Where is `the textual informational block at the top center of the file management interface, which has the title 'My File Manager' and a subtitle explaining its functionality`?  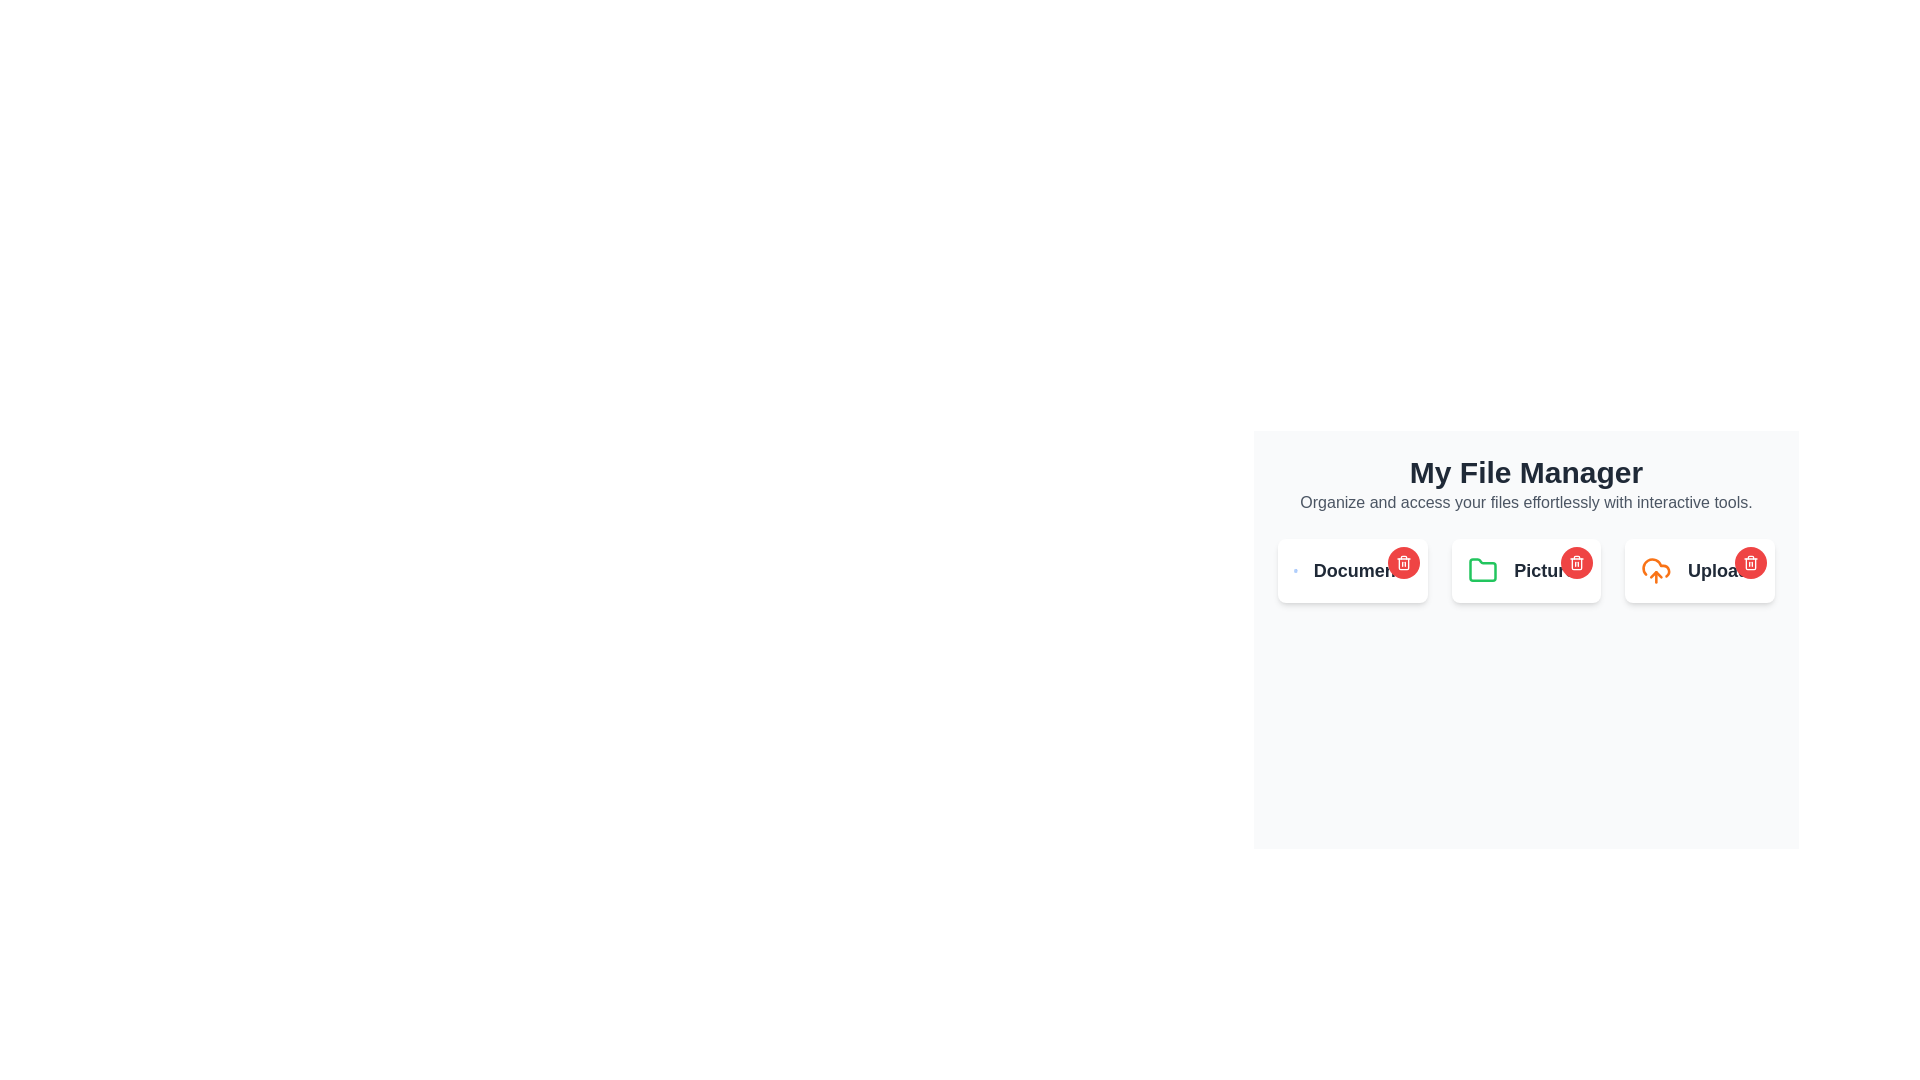
the textual informational block at the top center of the file management interface, which has the title 'My File Manager' and a subtitle explaining its functionality is located at coordinates (1525, 485).